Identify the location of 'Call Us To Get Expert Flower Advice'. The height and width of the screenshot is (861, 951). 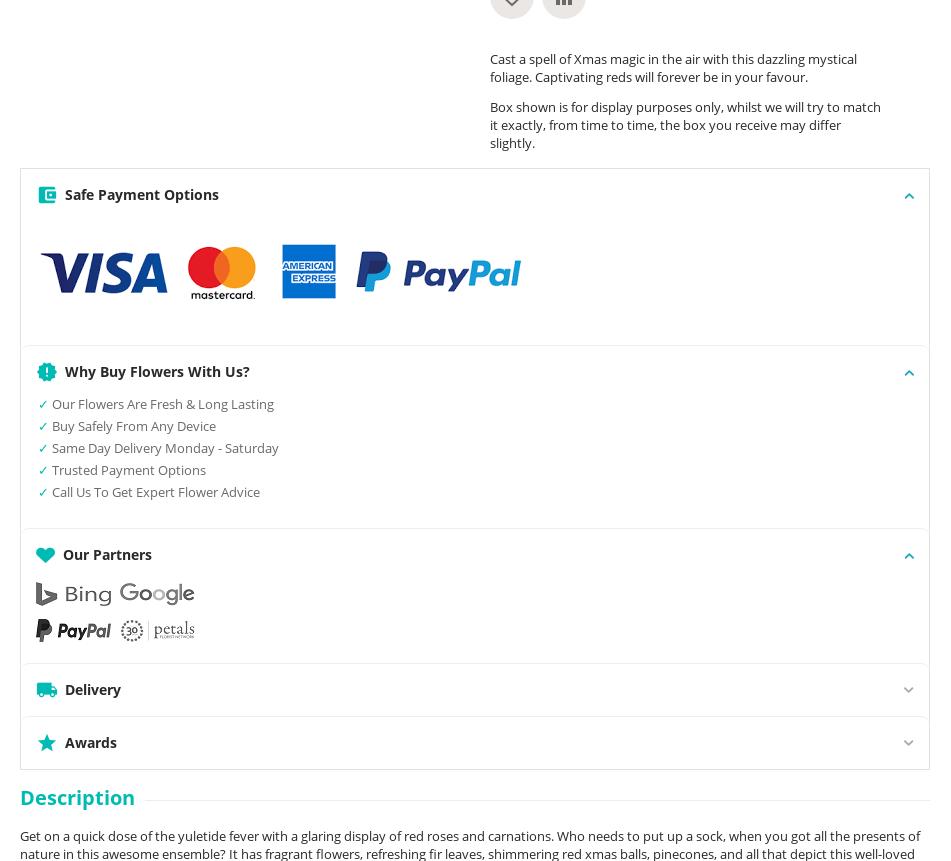
(52, 490).